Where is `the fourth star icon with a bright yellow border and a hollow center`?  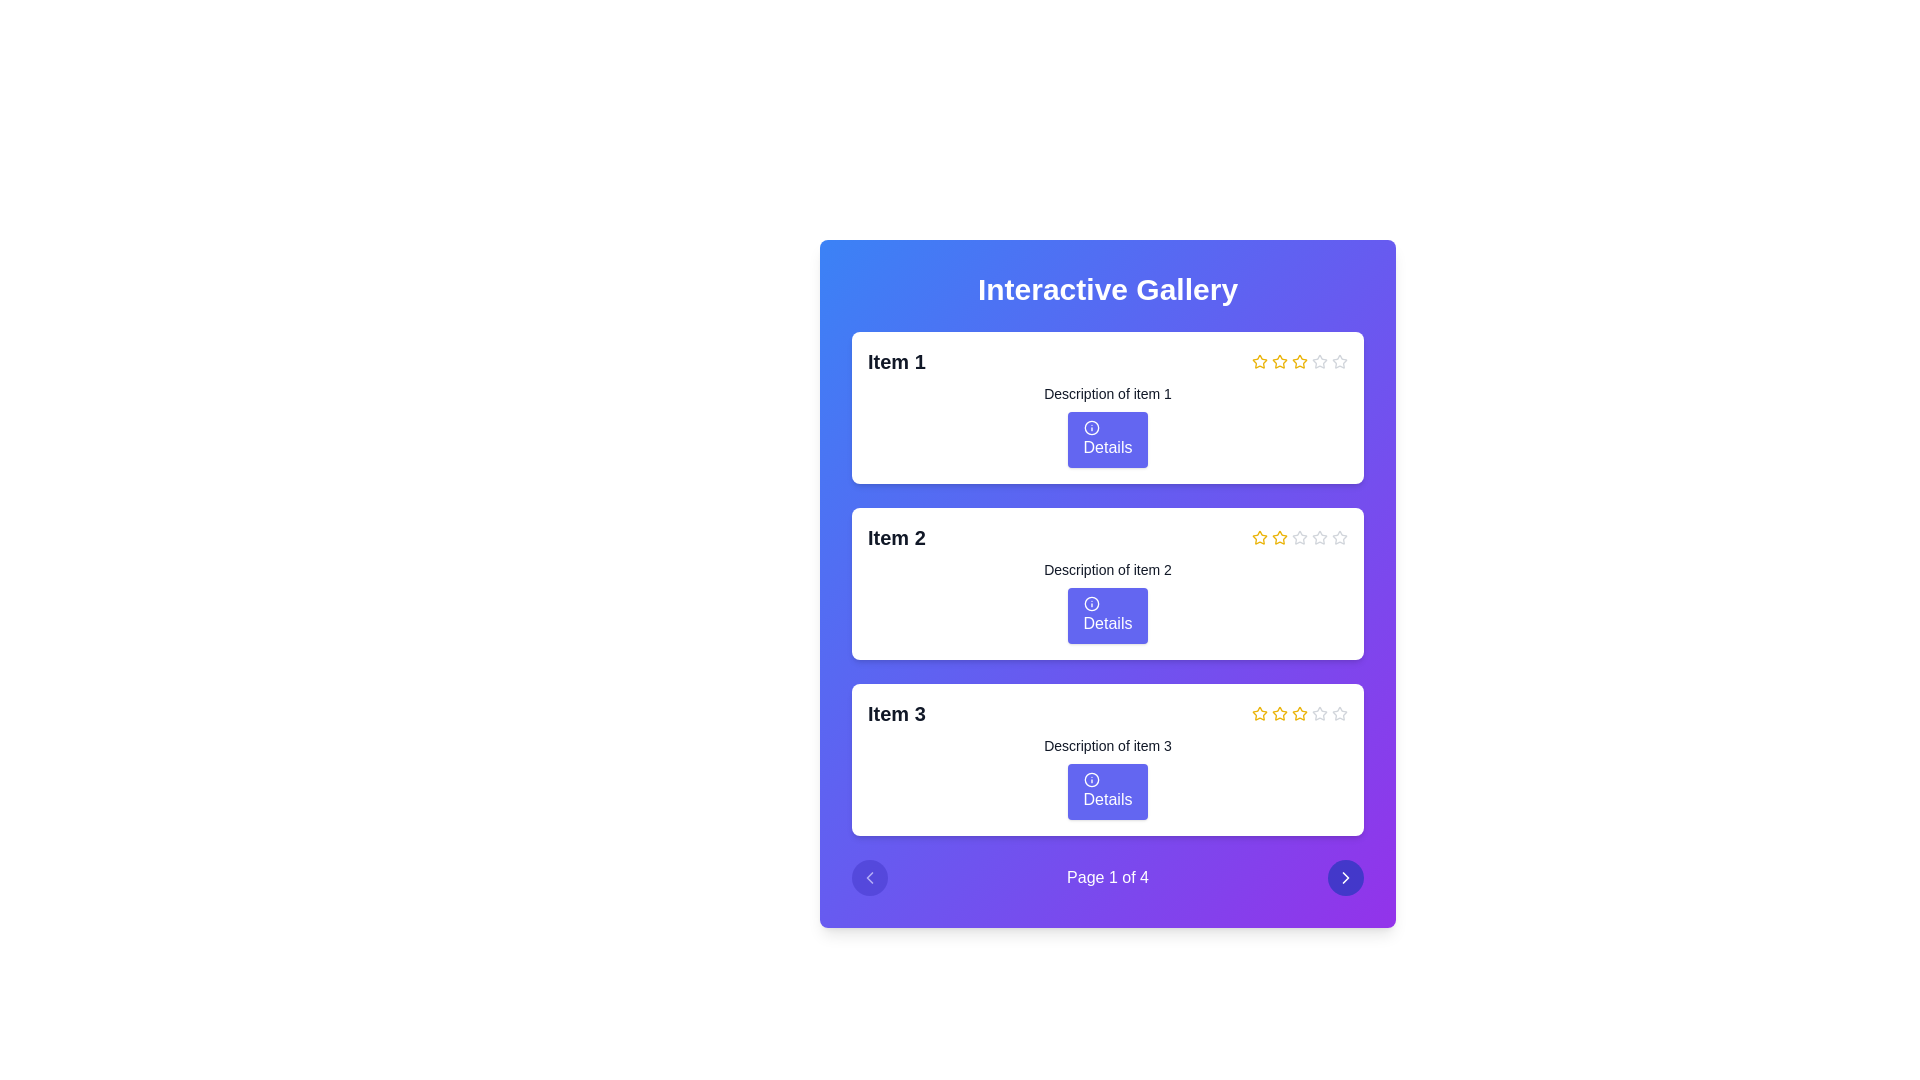
the fourth star icon with a bright yellow border and a hollow center is located at coordinates (1300, 362).